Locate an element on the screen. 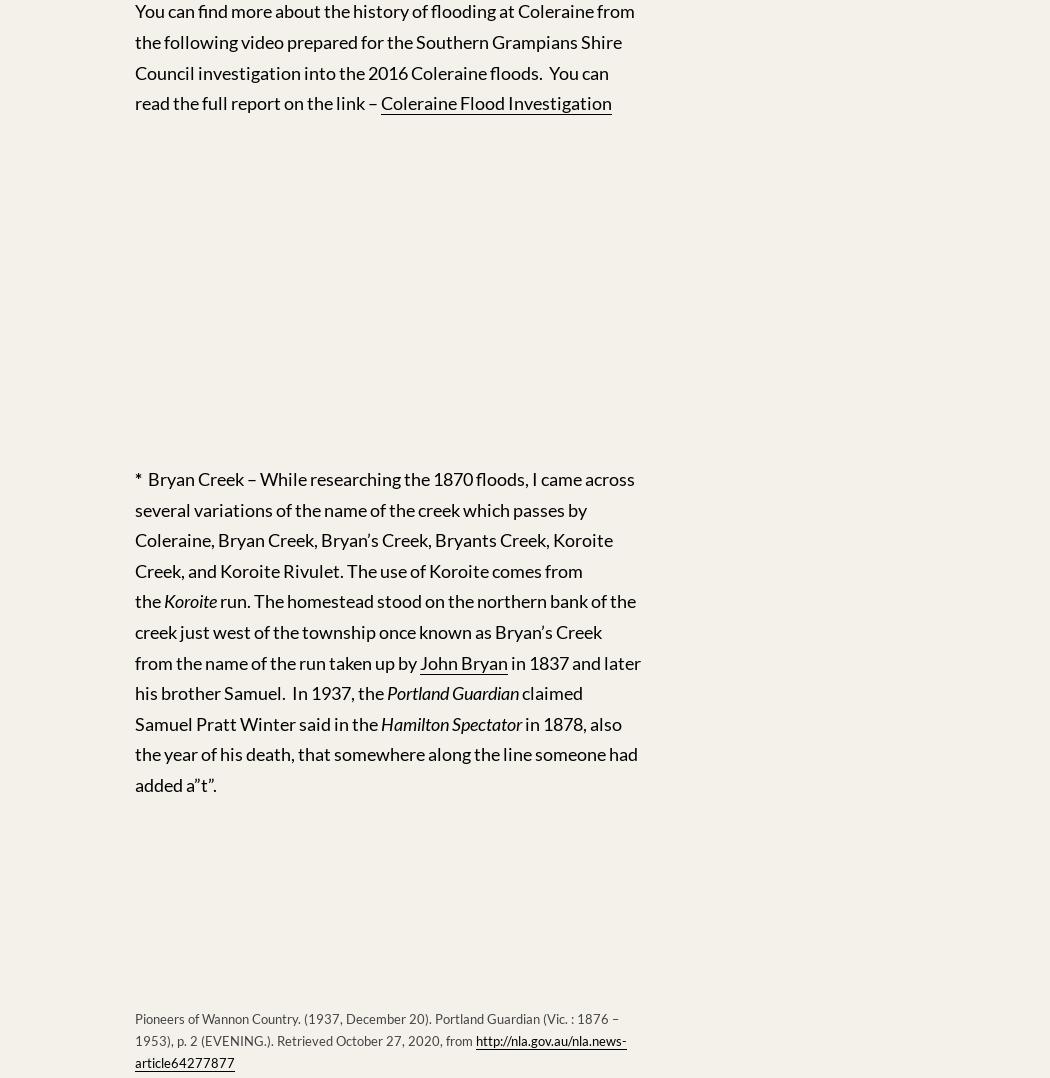 This screenshot has width=1050, height=1078. 'claimed Samuel Pratt Winter said in the' is located at coordinates (357, 707).